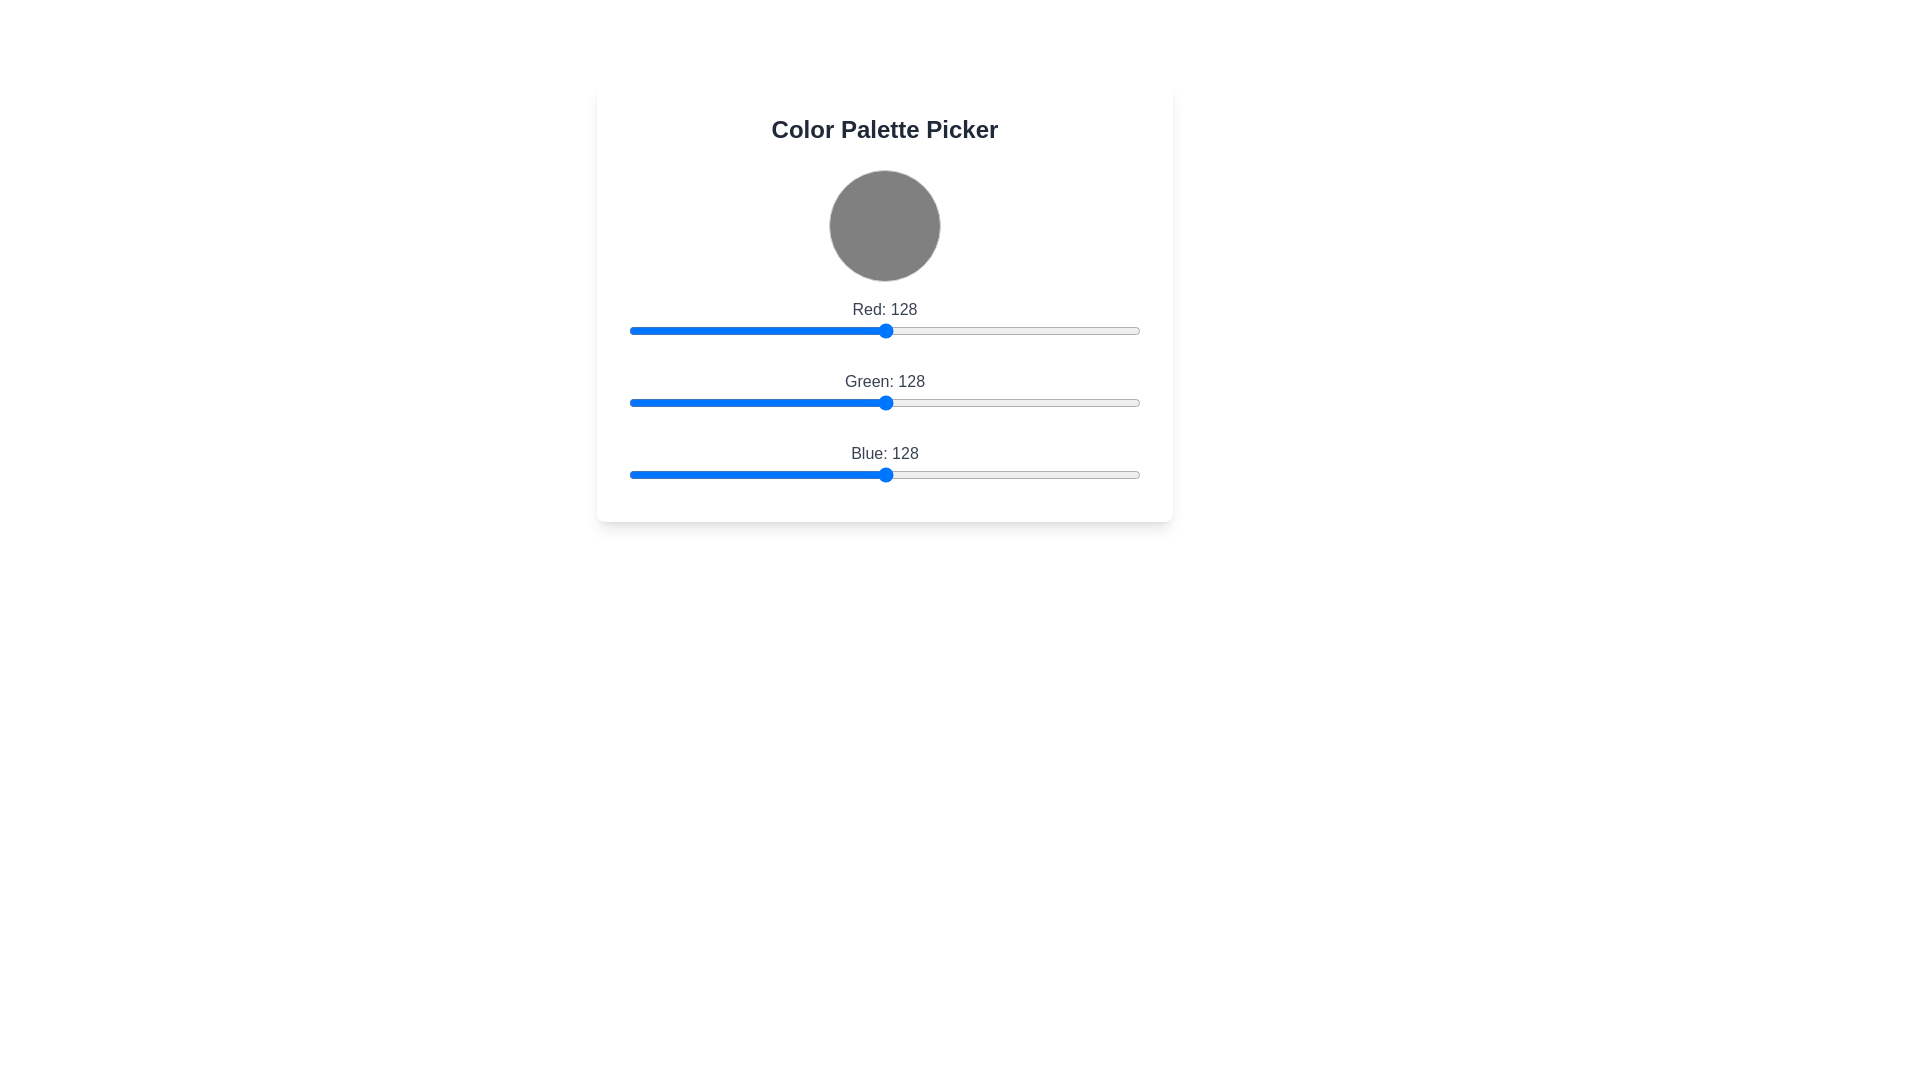 This screenshot has height=1080, width=1920. What do you see at coordinates (964, 474) in the screenshot?
I see `the blue value` at bounding box center [964, 474].